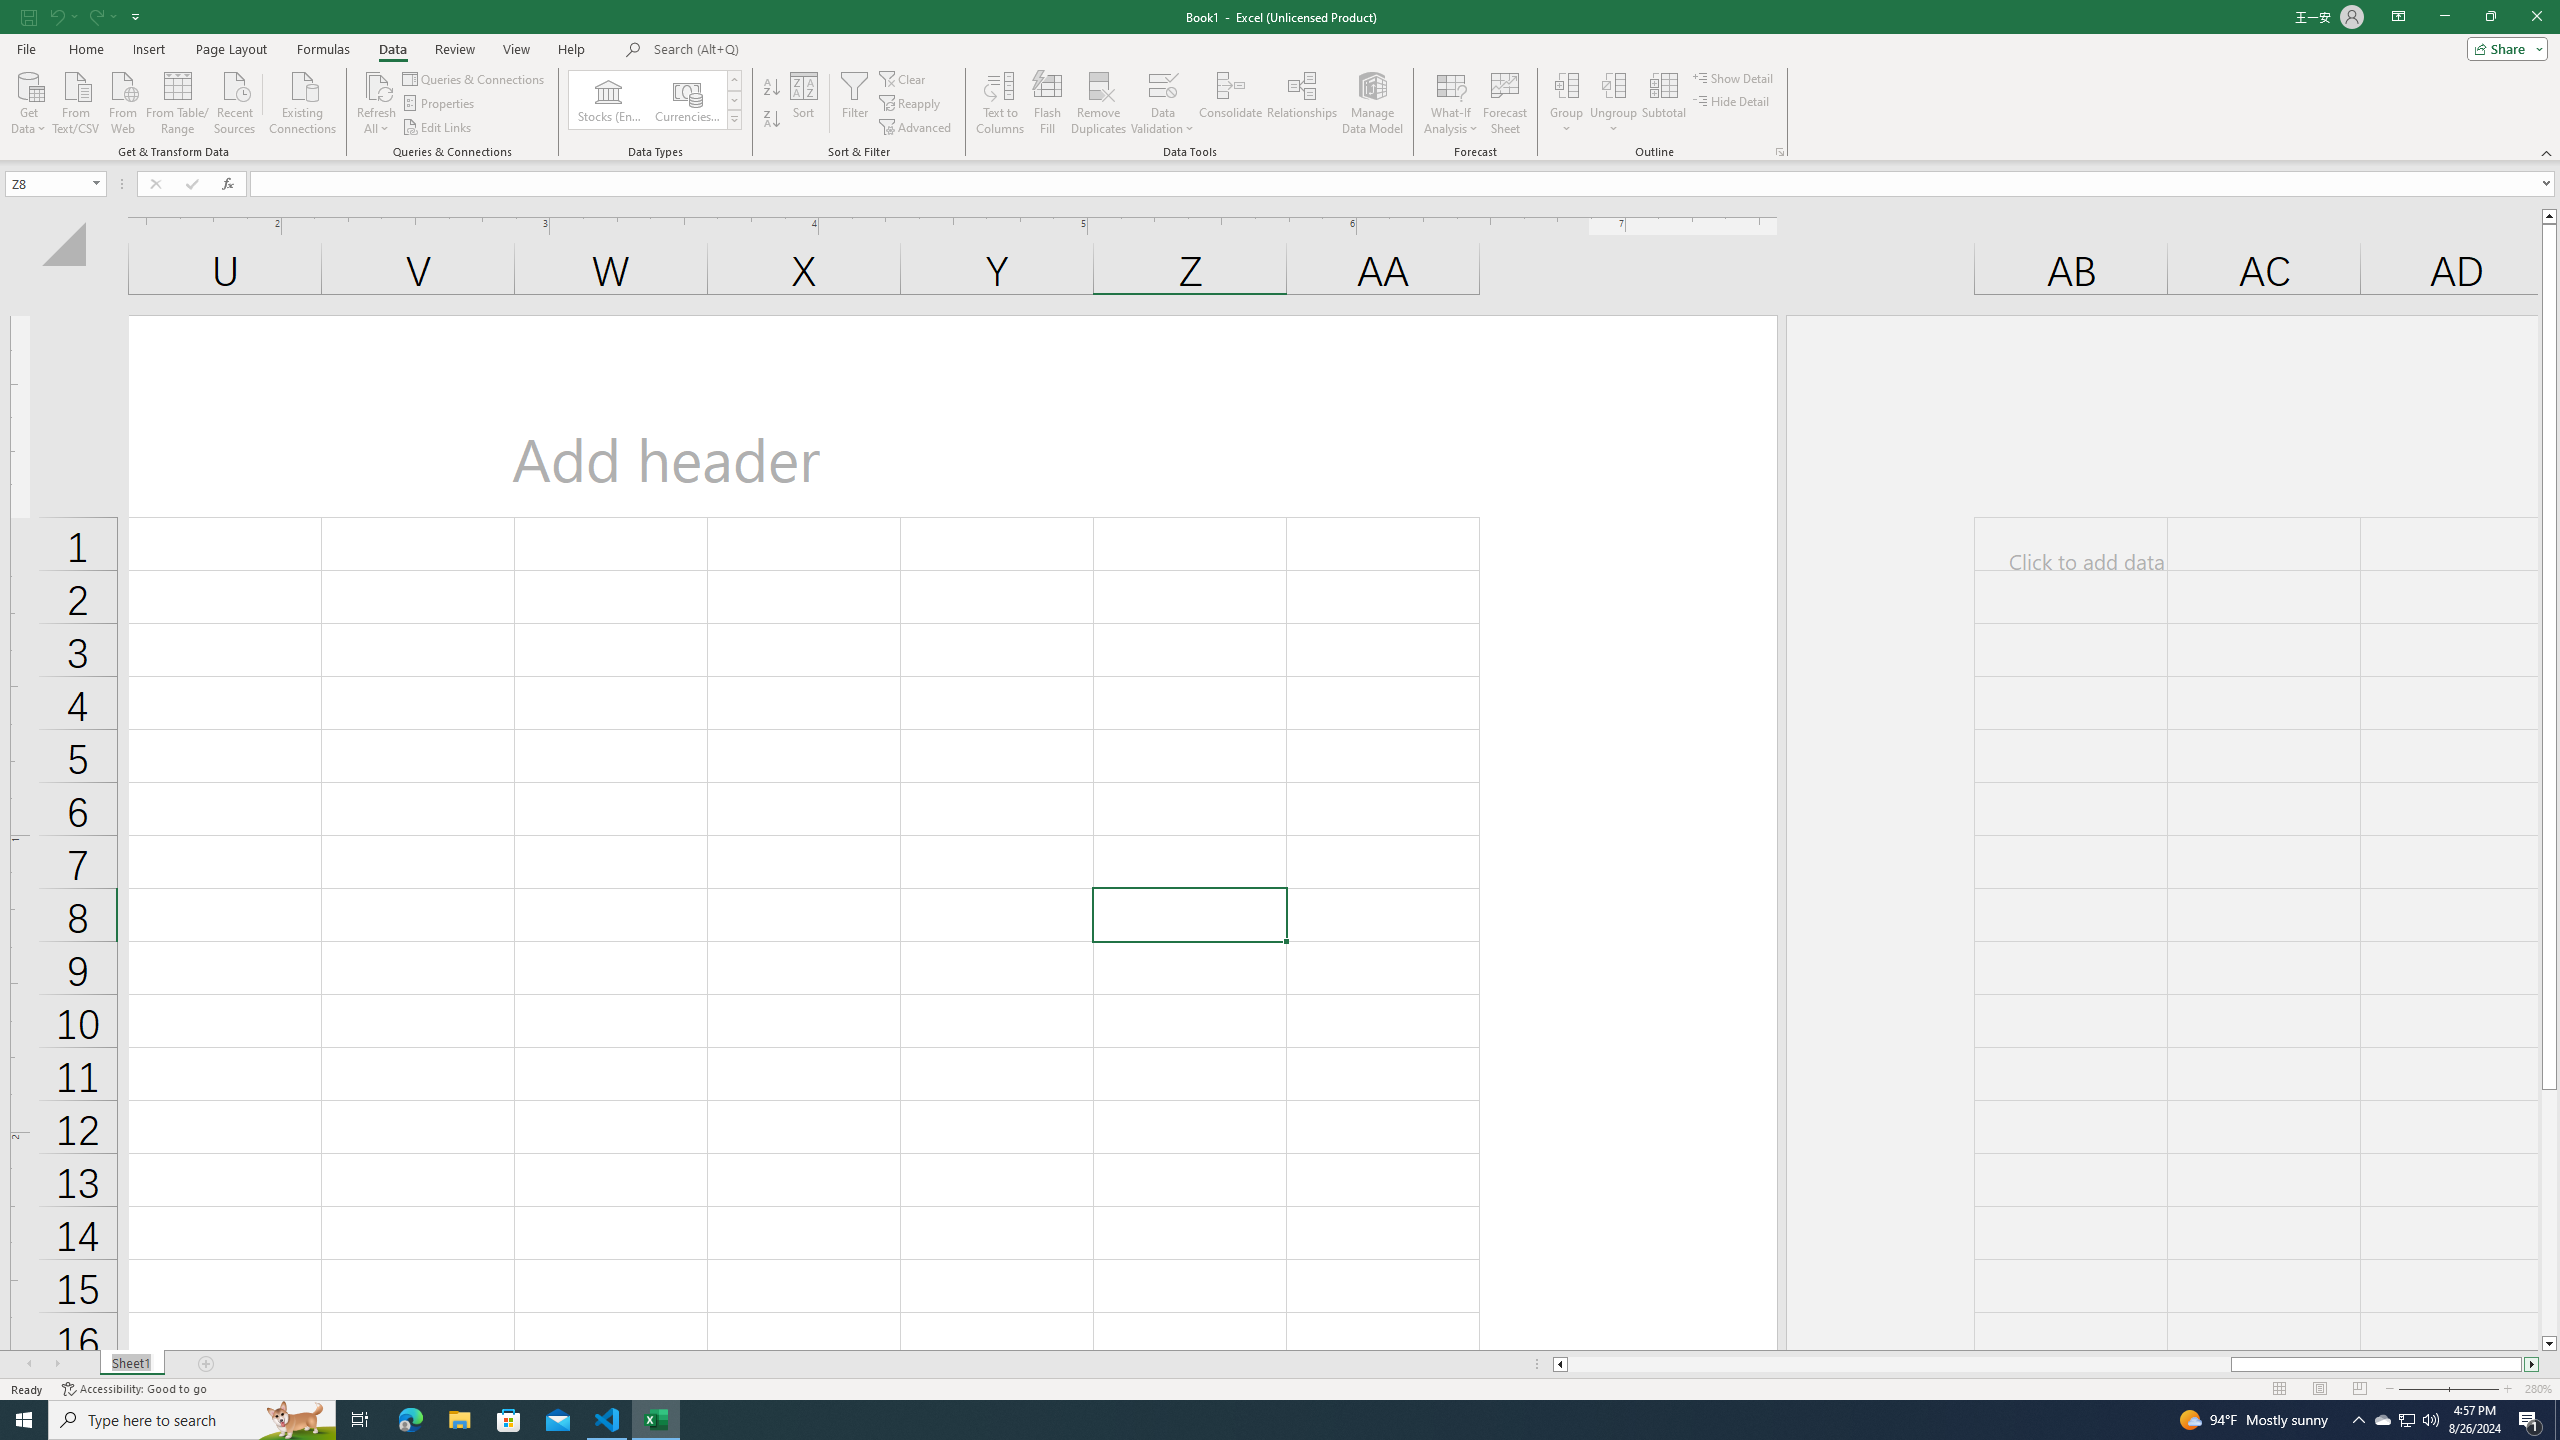 The height and width of the screenshot is (1440, 2560). I want to click on 'Stocks (English)', so click(608, 99).